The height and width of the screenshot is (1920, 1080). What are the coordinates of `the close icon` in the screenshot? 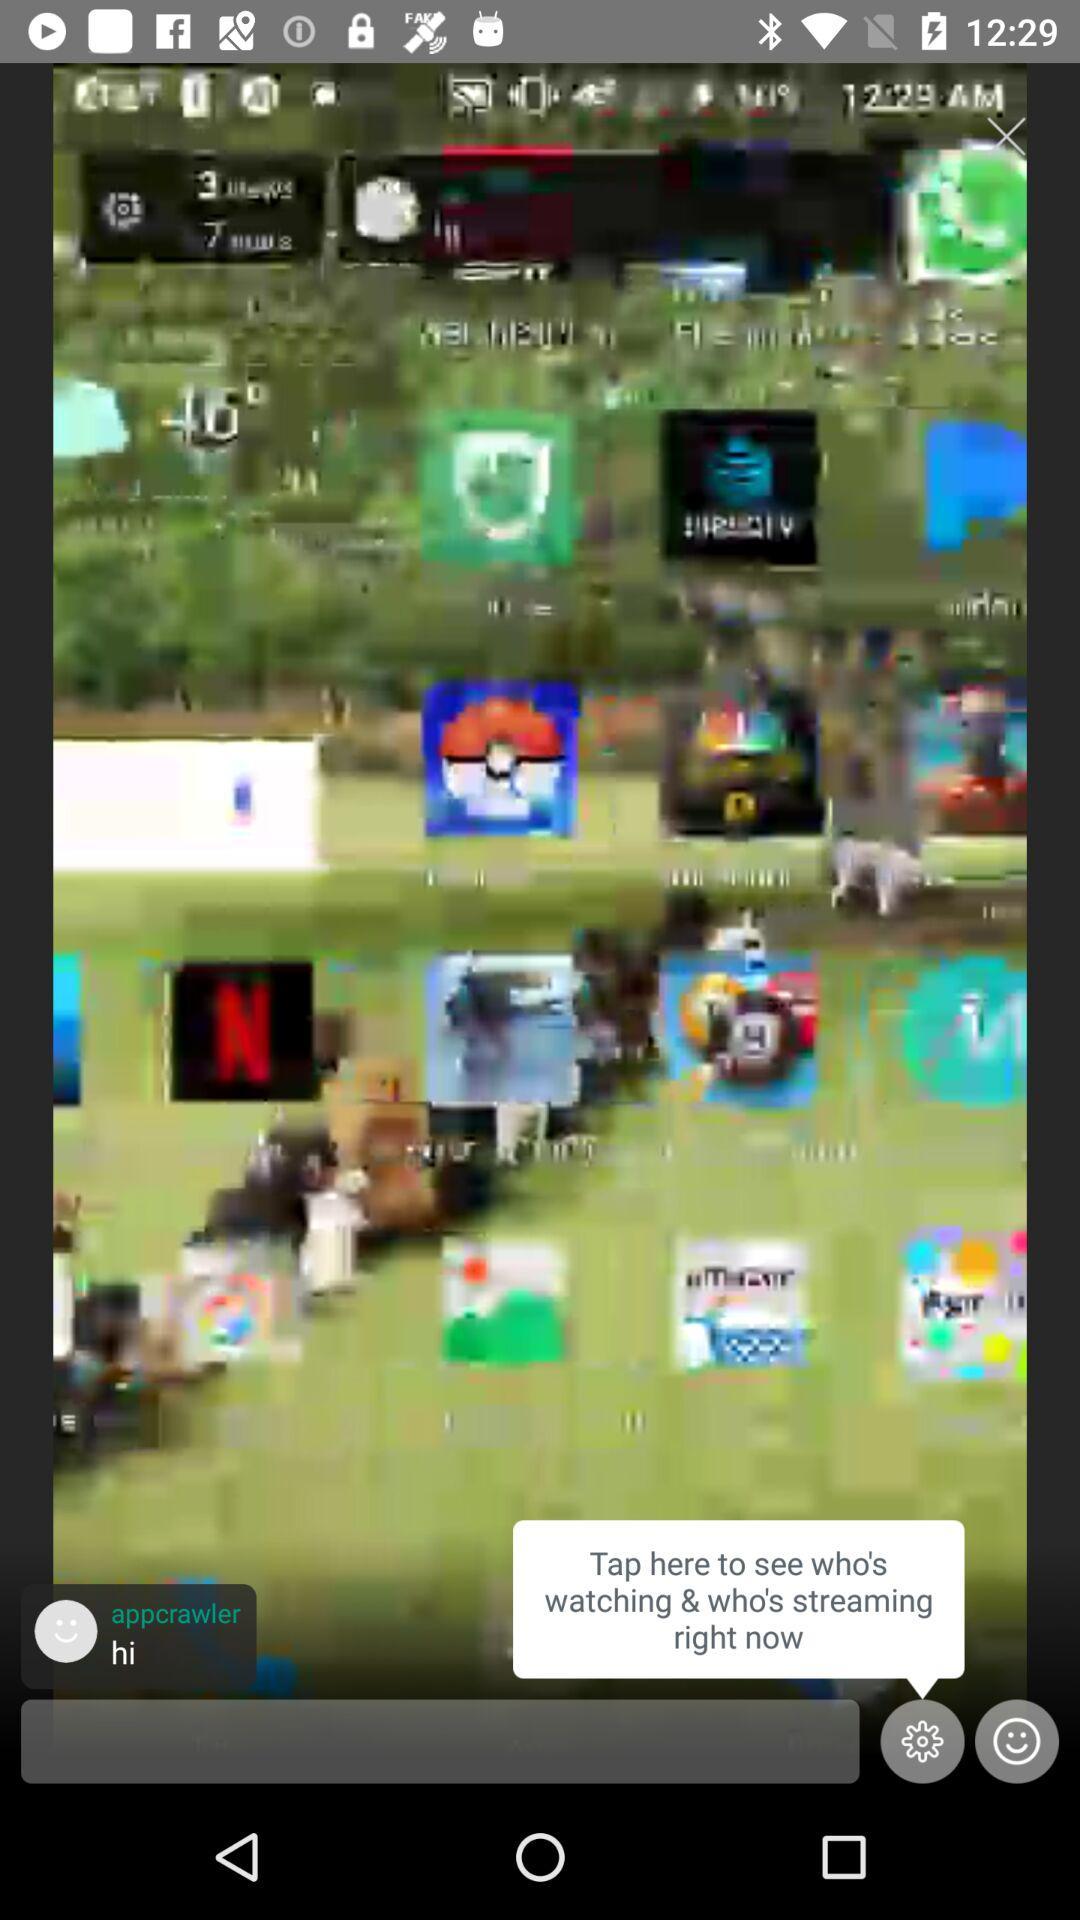 It's located at (1006, 135).